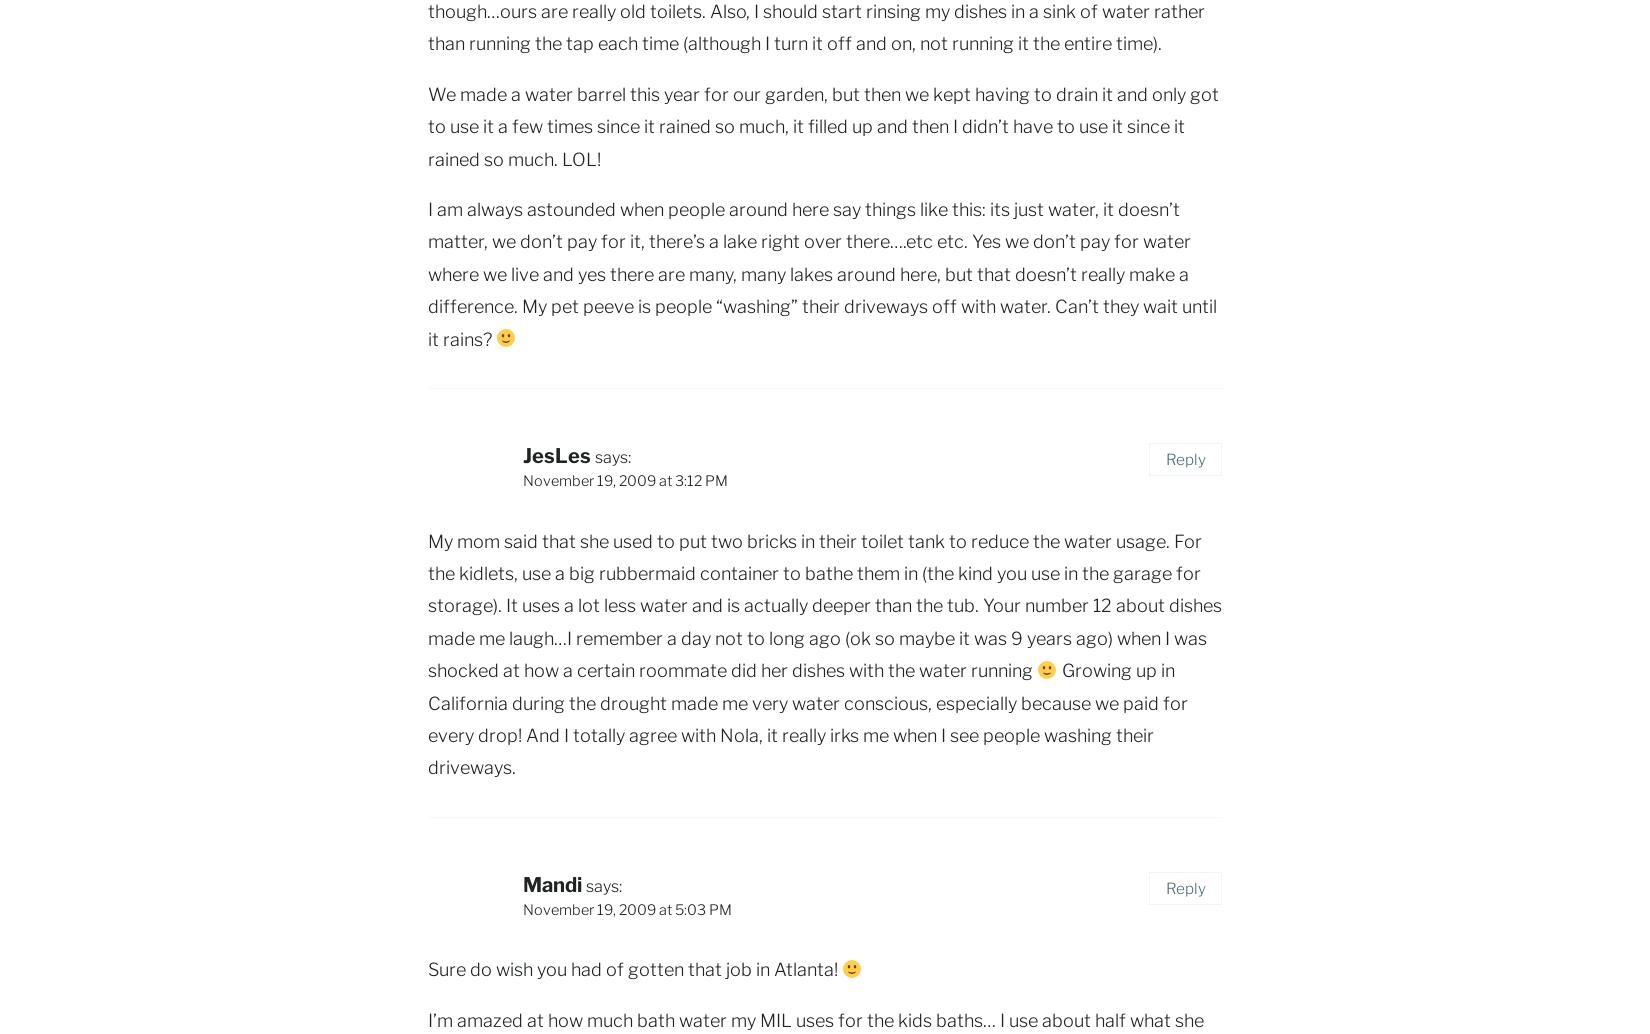 The width and height of the screenshot is (1650, 1034). What do you see at coordinates (427, 968) in the screenshot?
I see `'Sure do wish you had of gotten that job in Atlanta!'` at bounding box center [427, 968].